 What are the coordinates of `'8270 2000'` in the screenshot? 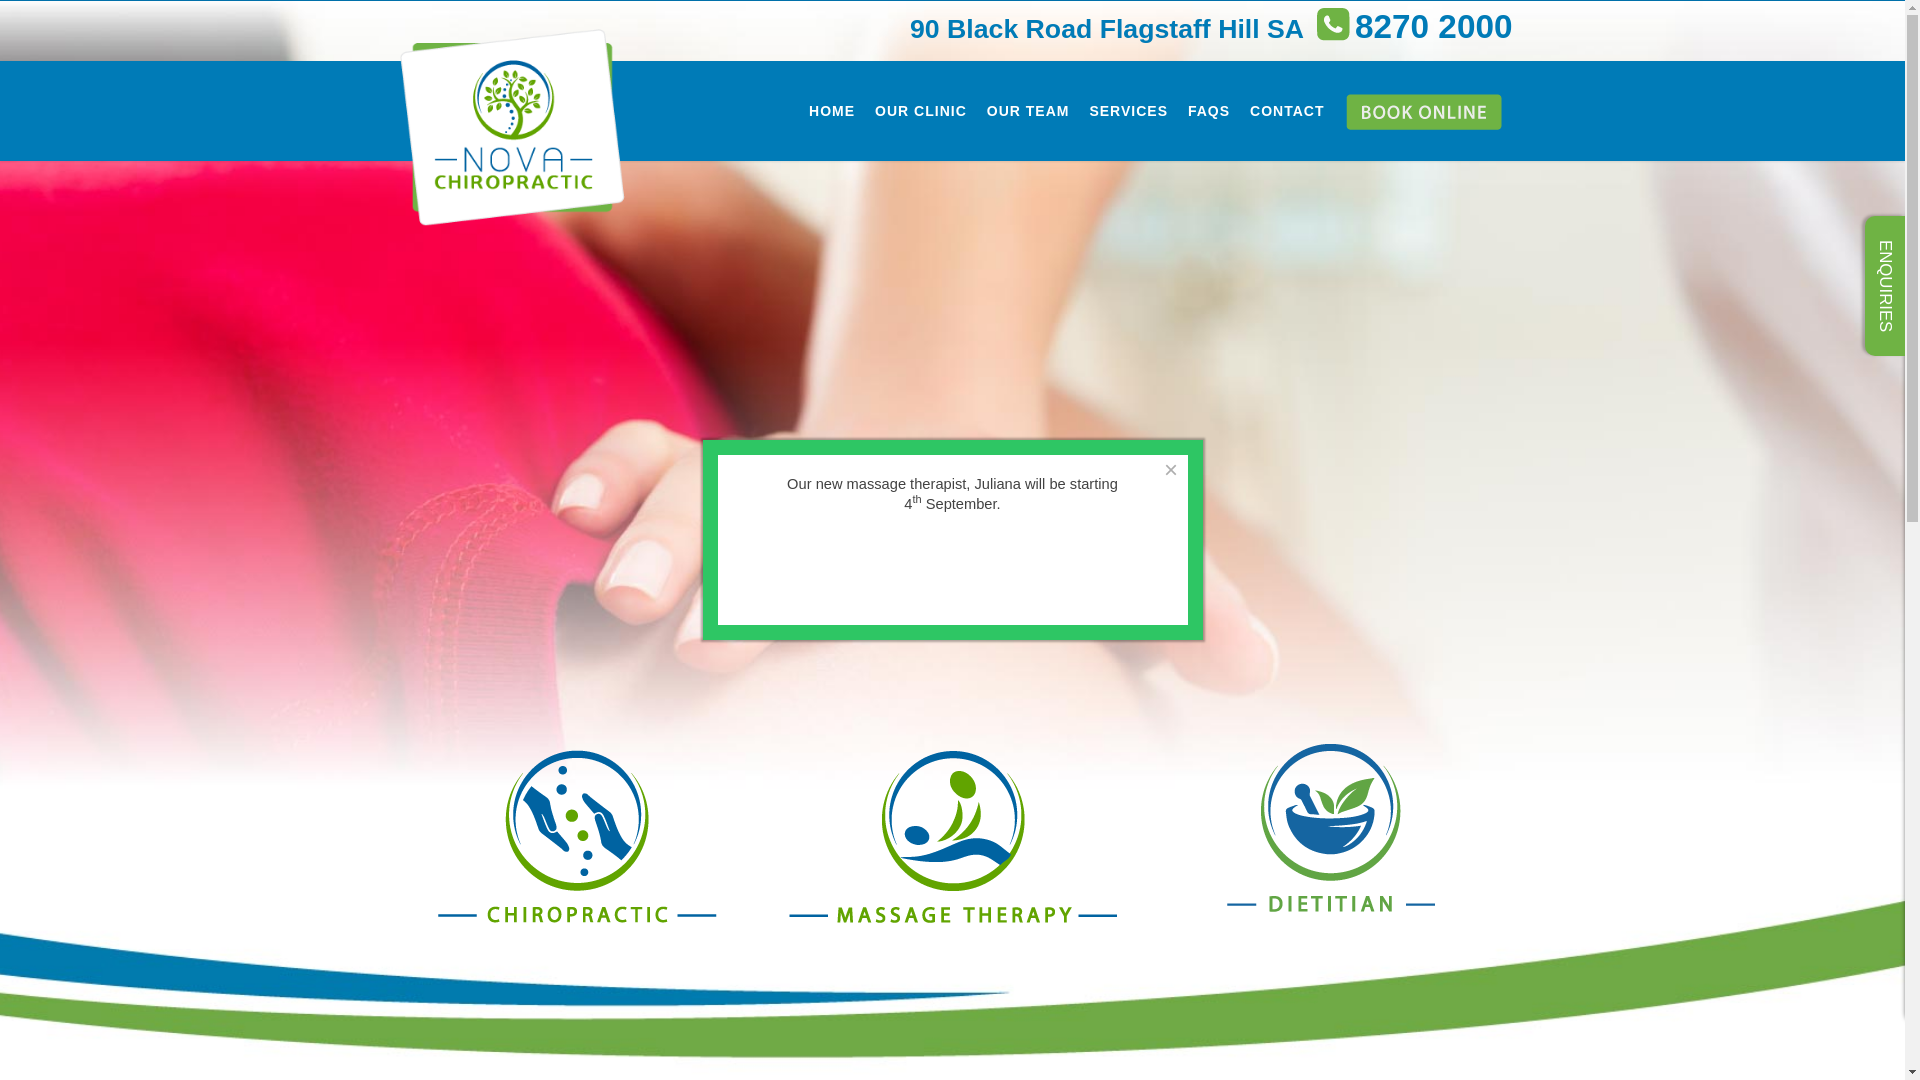 It's located at (1308, 32).